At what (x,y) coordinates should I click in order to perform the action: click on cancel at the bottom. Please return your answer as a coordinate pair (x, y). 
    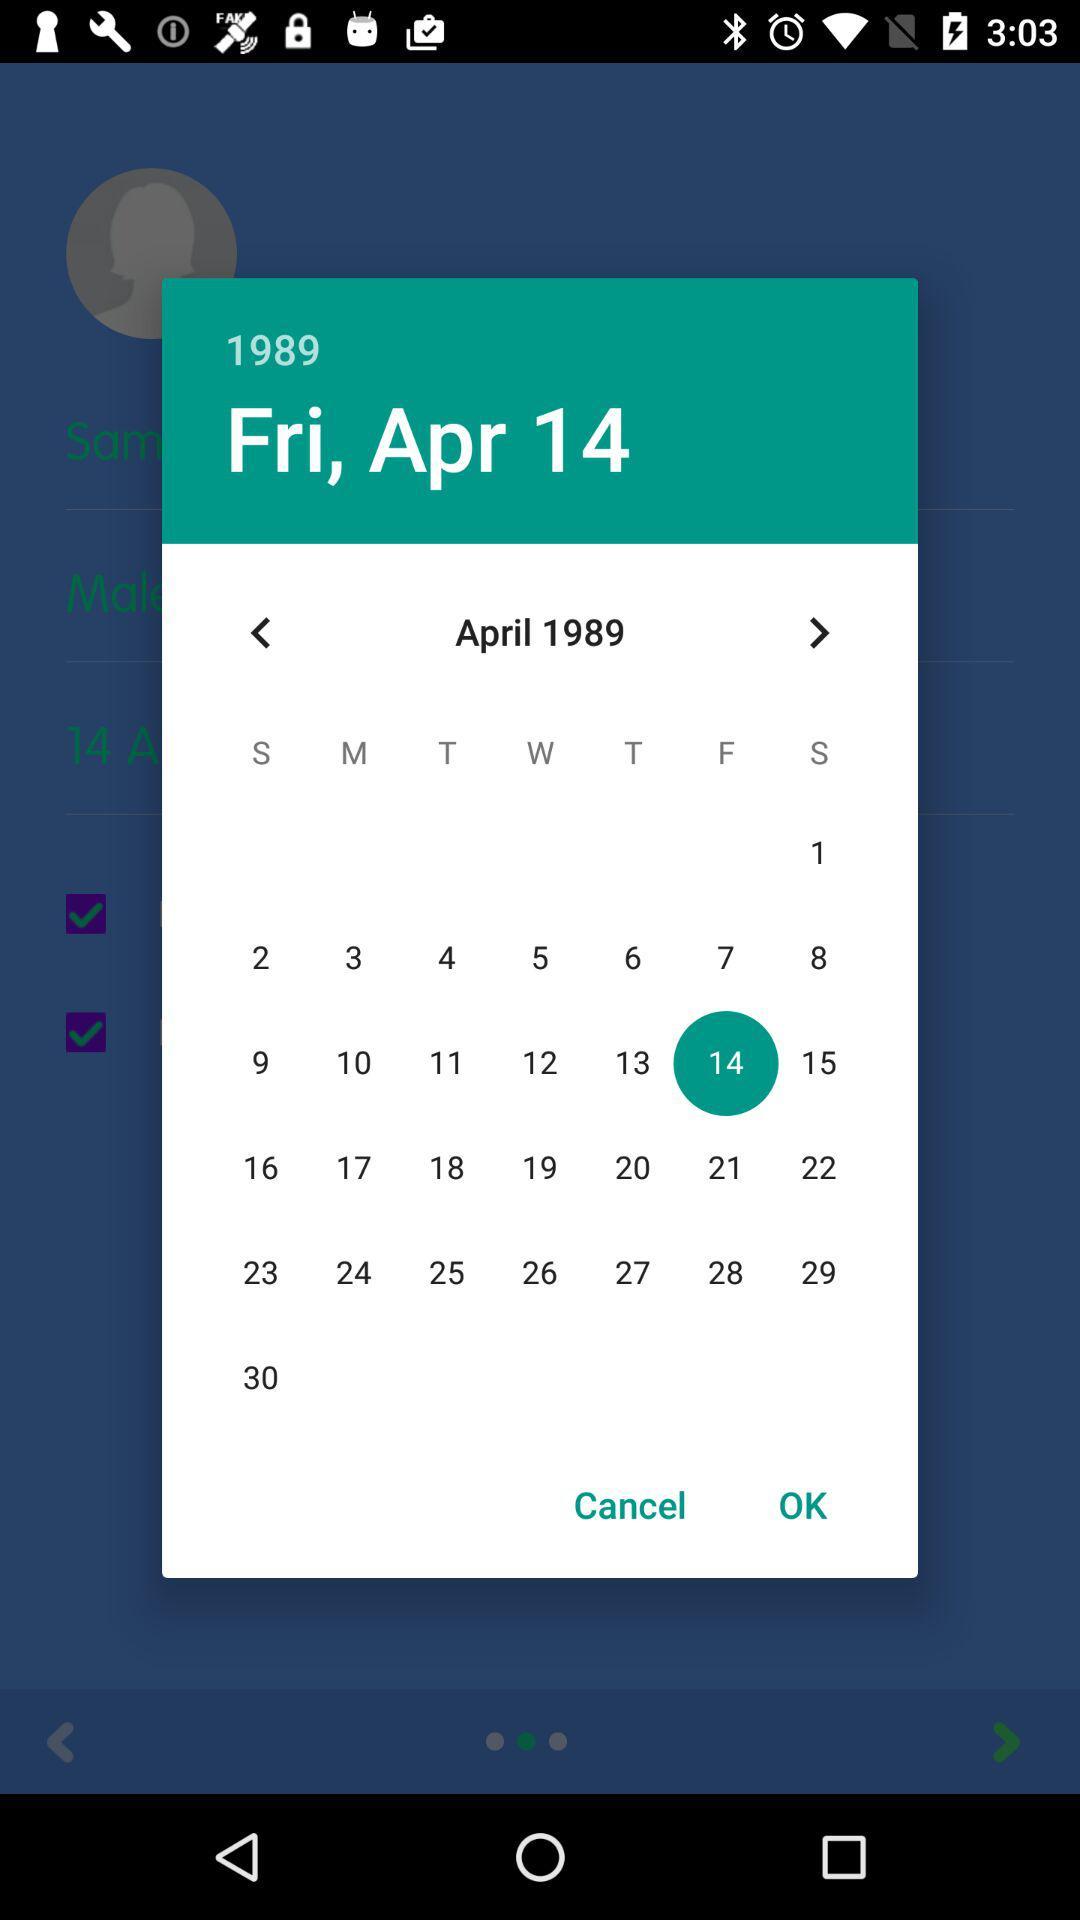
    Looking at the image, I should click on (630, 1504).